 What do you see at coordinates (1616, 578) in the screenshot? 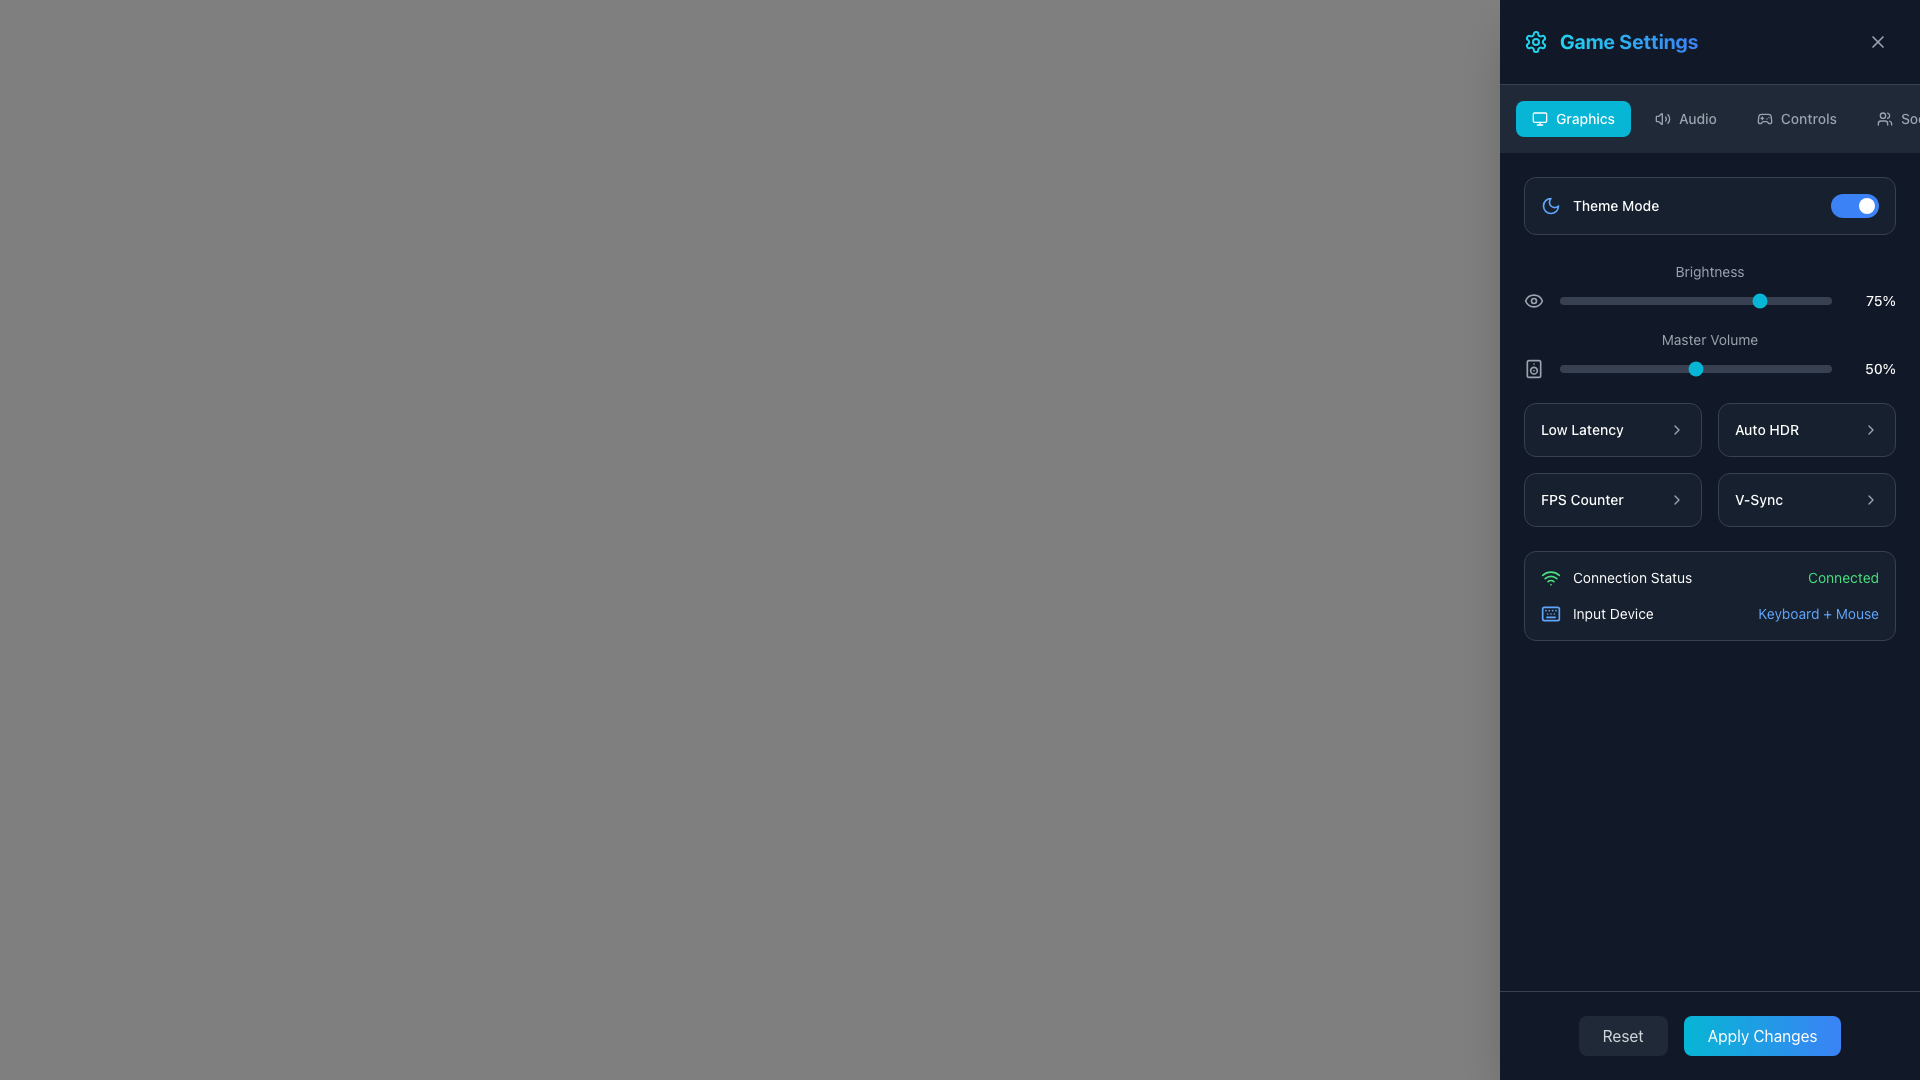
I see `the 'Connection Status' label with the Wi-Fi icon, which is the top-left item in the connection-related information group, positioned to the left of the 'Connected' text` at bounding box center [1616, 578].